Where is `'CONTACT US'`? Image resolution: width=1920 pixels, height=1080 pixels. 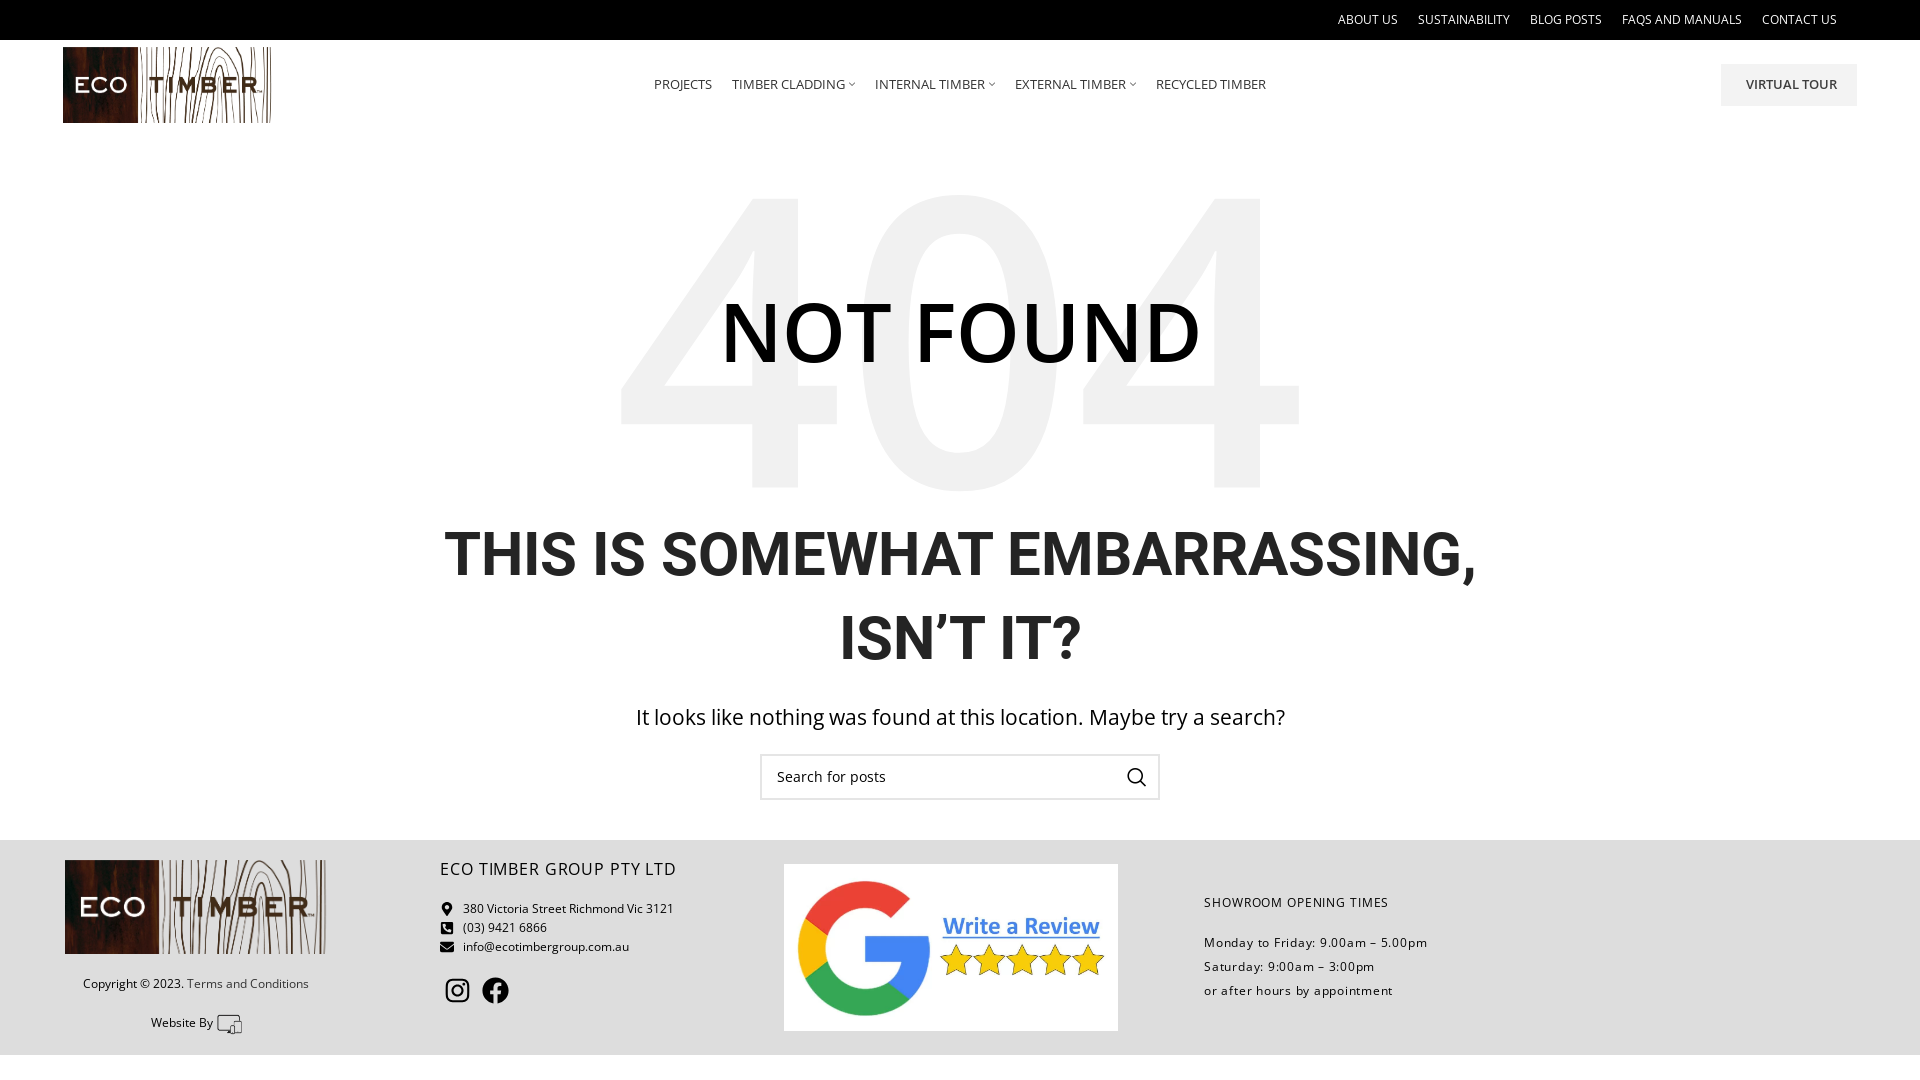
'CONTACT US' is located at coordinates (1761, 19).